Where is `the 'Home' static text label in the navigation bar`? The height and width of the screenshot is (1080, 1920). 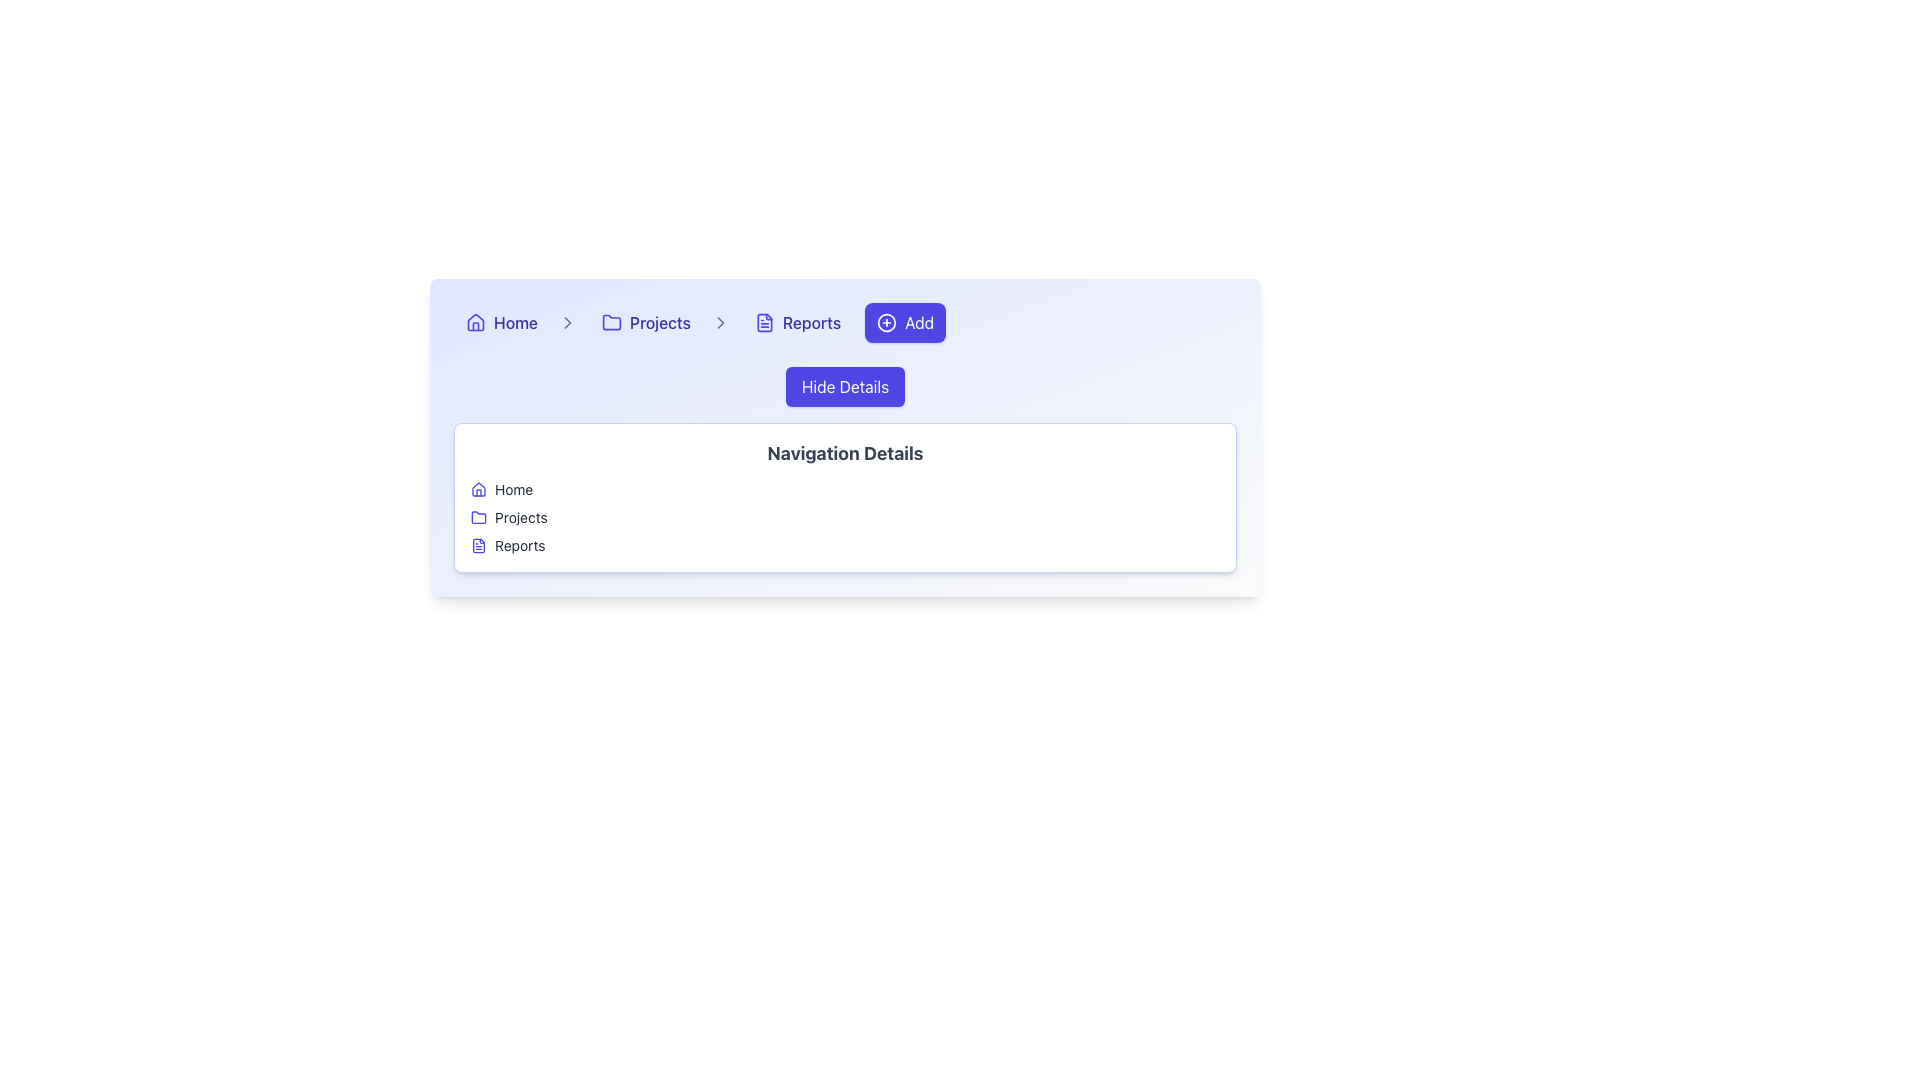 the 'Home' static text label in the navigation bar is located at coordinates (515, 322).